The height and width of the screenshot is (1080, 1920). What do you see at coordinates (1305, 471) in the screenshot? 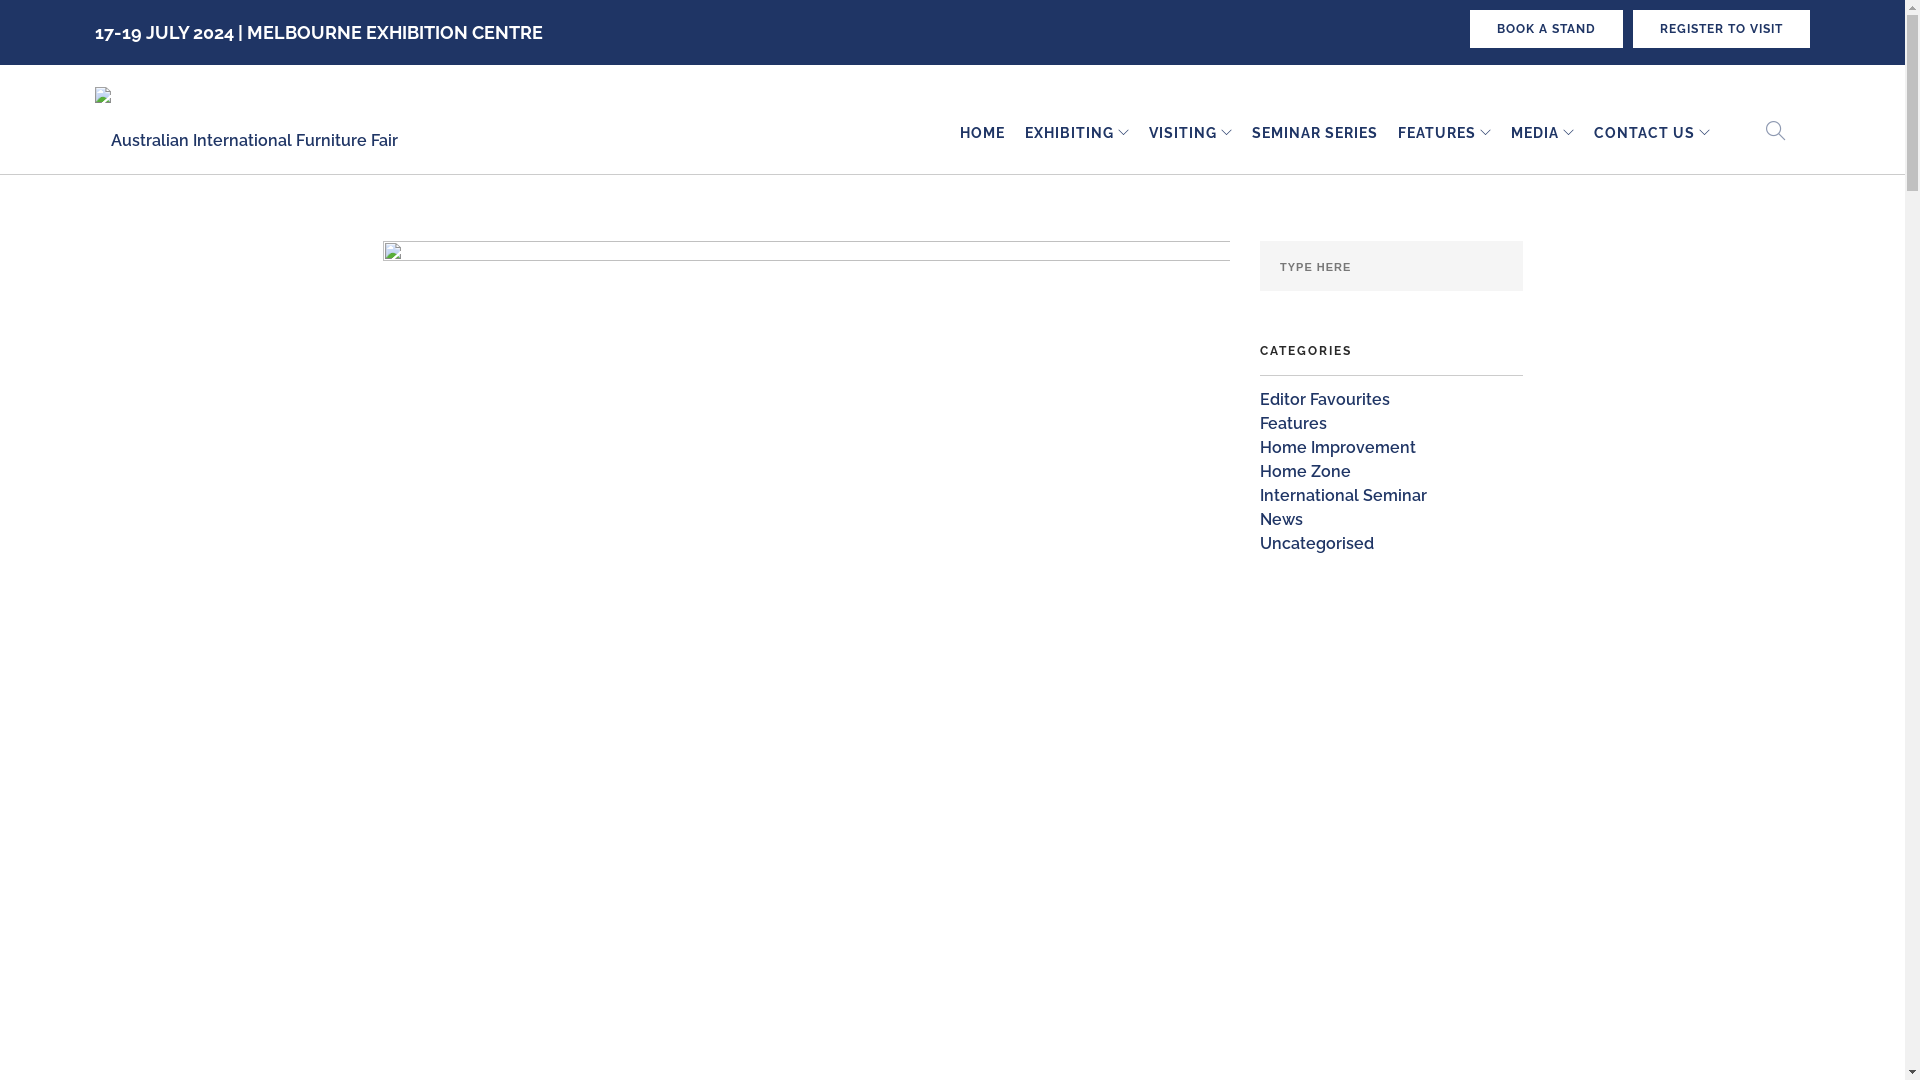
I see `'Home Zone'` at bounding box center [1305, 471].